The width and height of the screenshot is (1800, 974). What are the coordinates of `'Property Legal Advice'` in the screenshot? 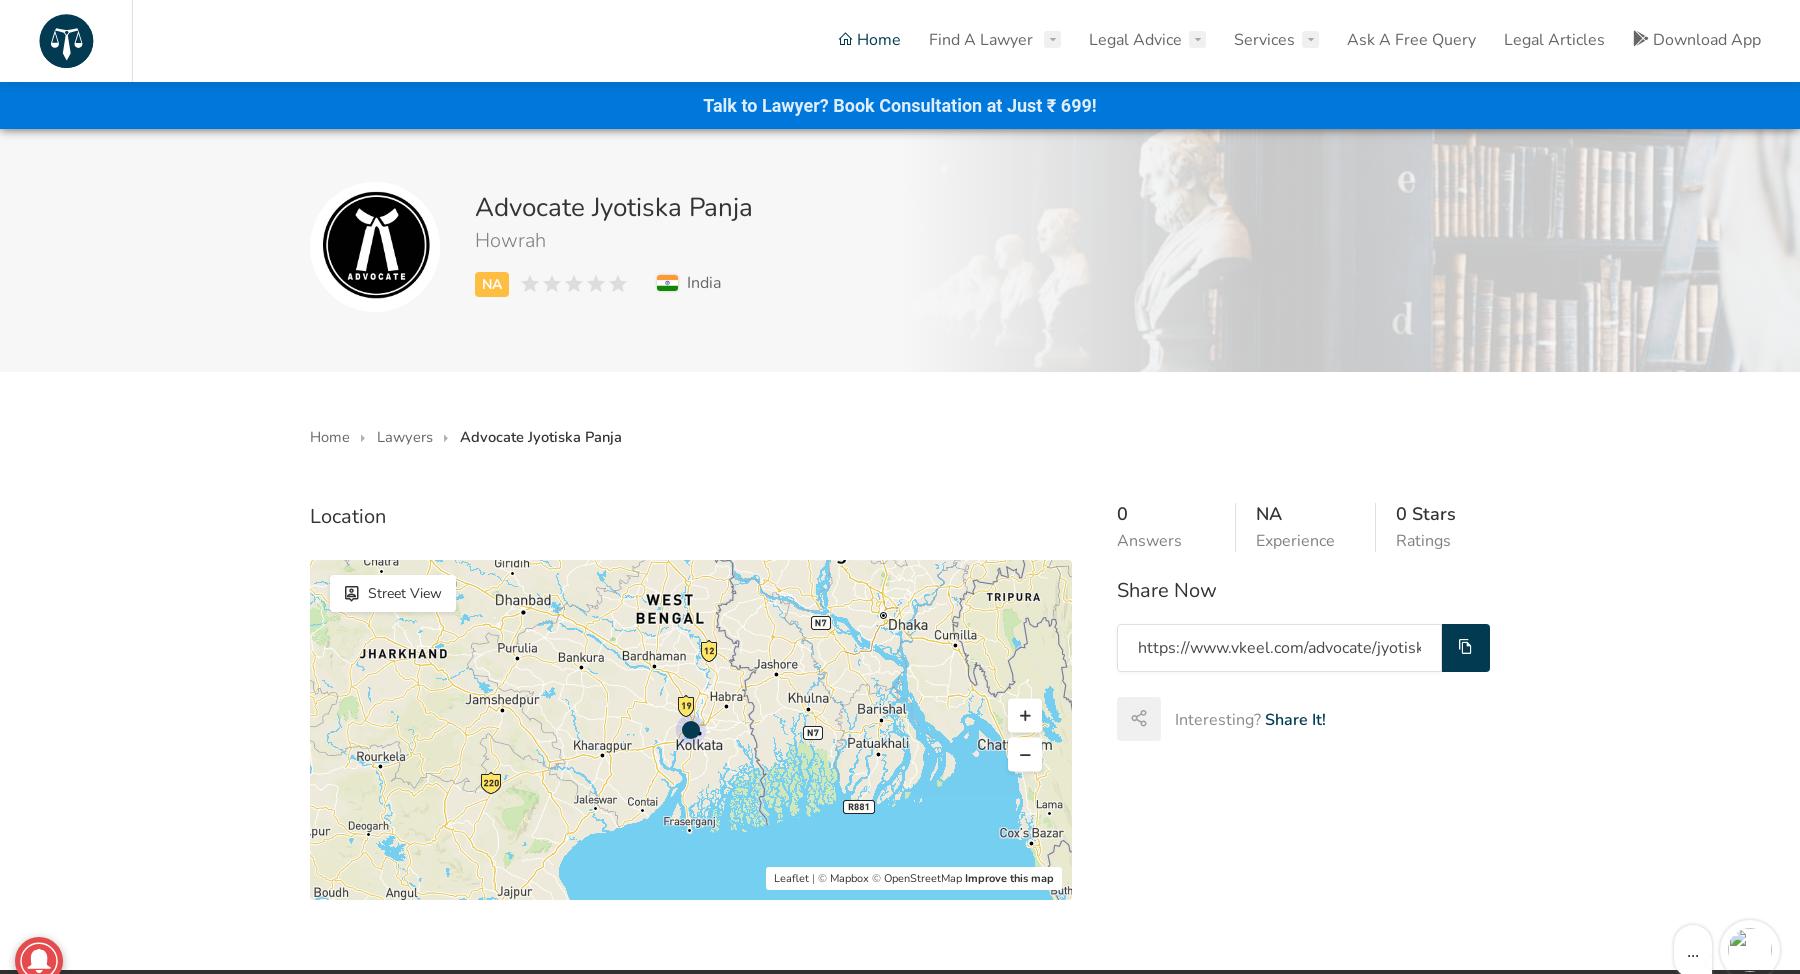 It's located at (1186, 144).